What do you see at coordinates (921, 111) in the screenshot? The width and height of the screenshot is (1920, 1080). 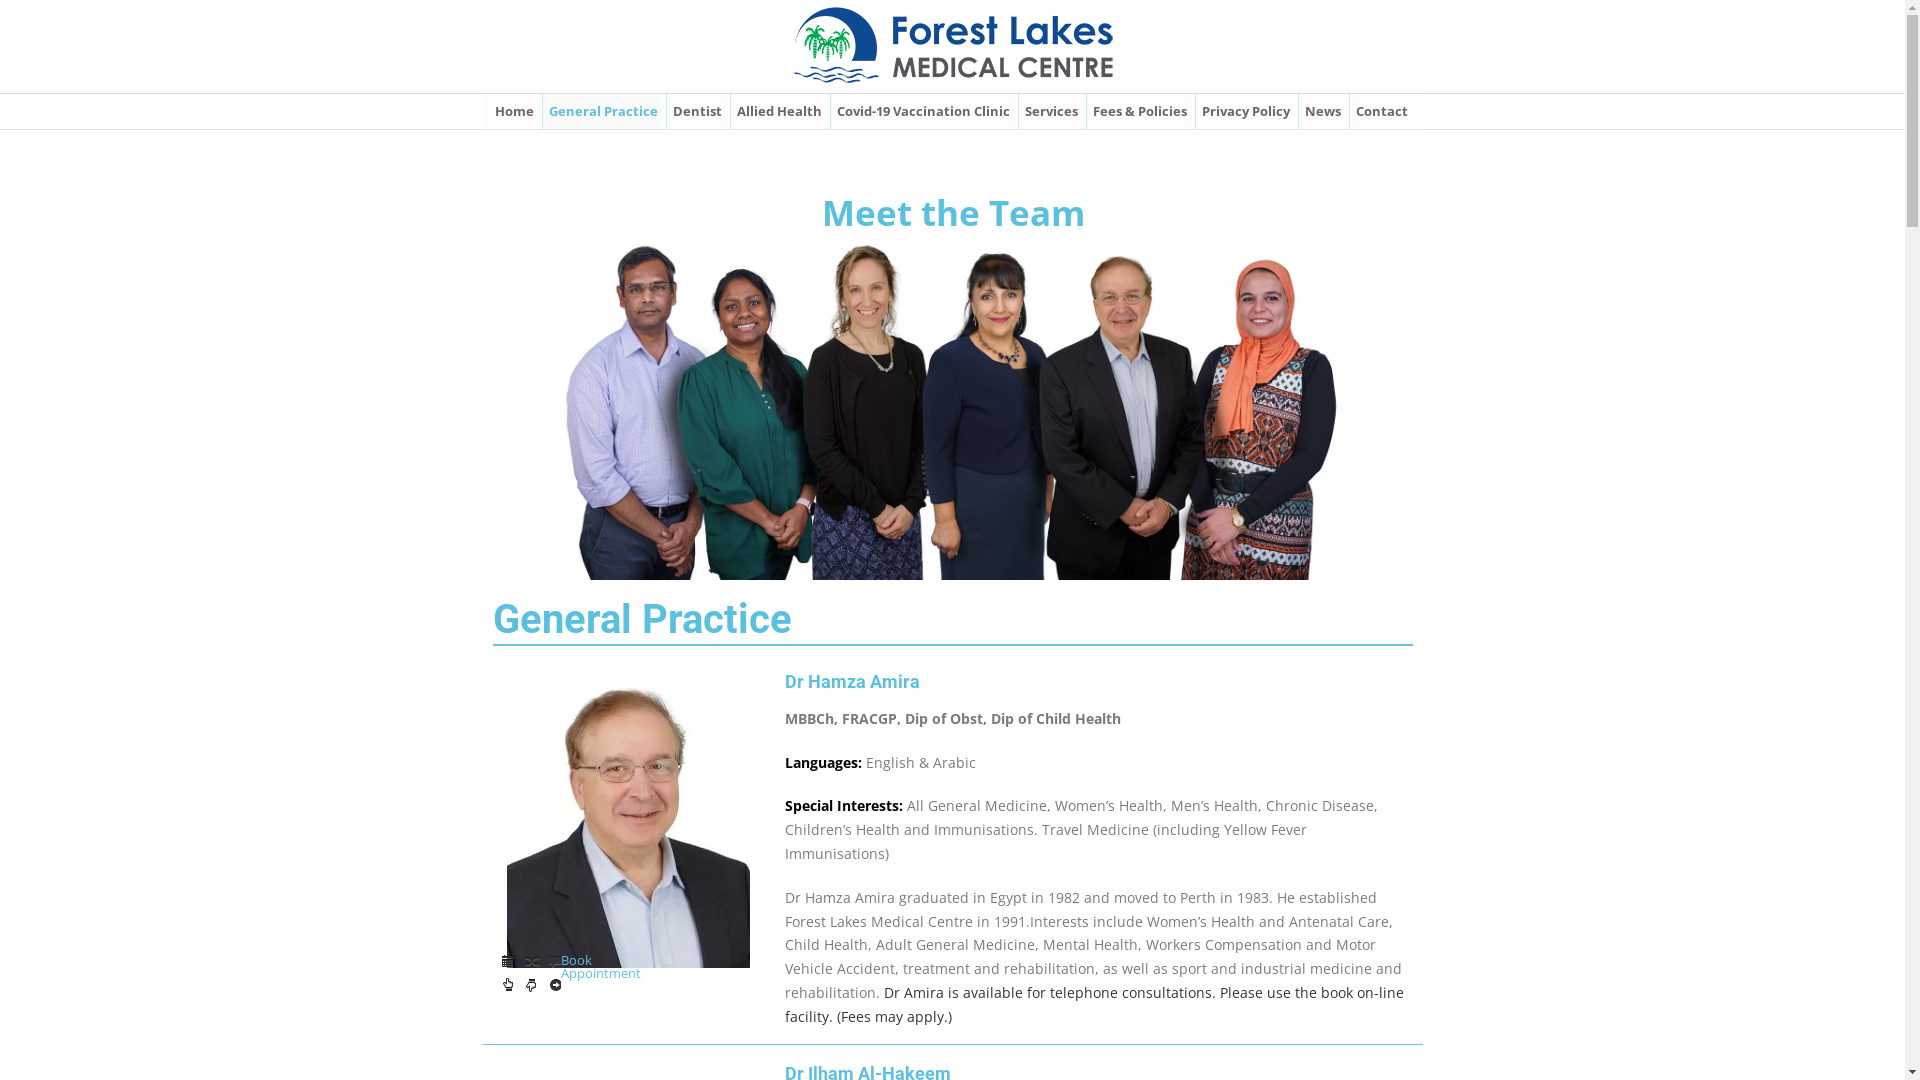 I see `'Covid-19 Vaccination Clinic'` at bounding box center [921, 111].